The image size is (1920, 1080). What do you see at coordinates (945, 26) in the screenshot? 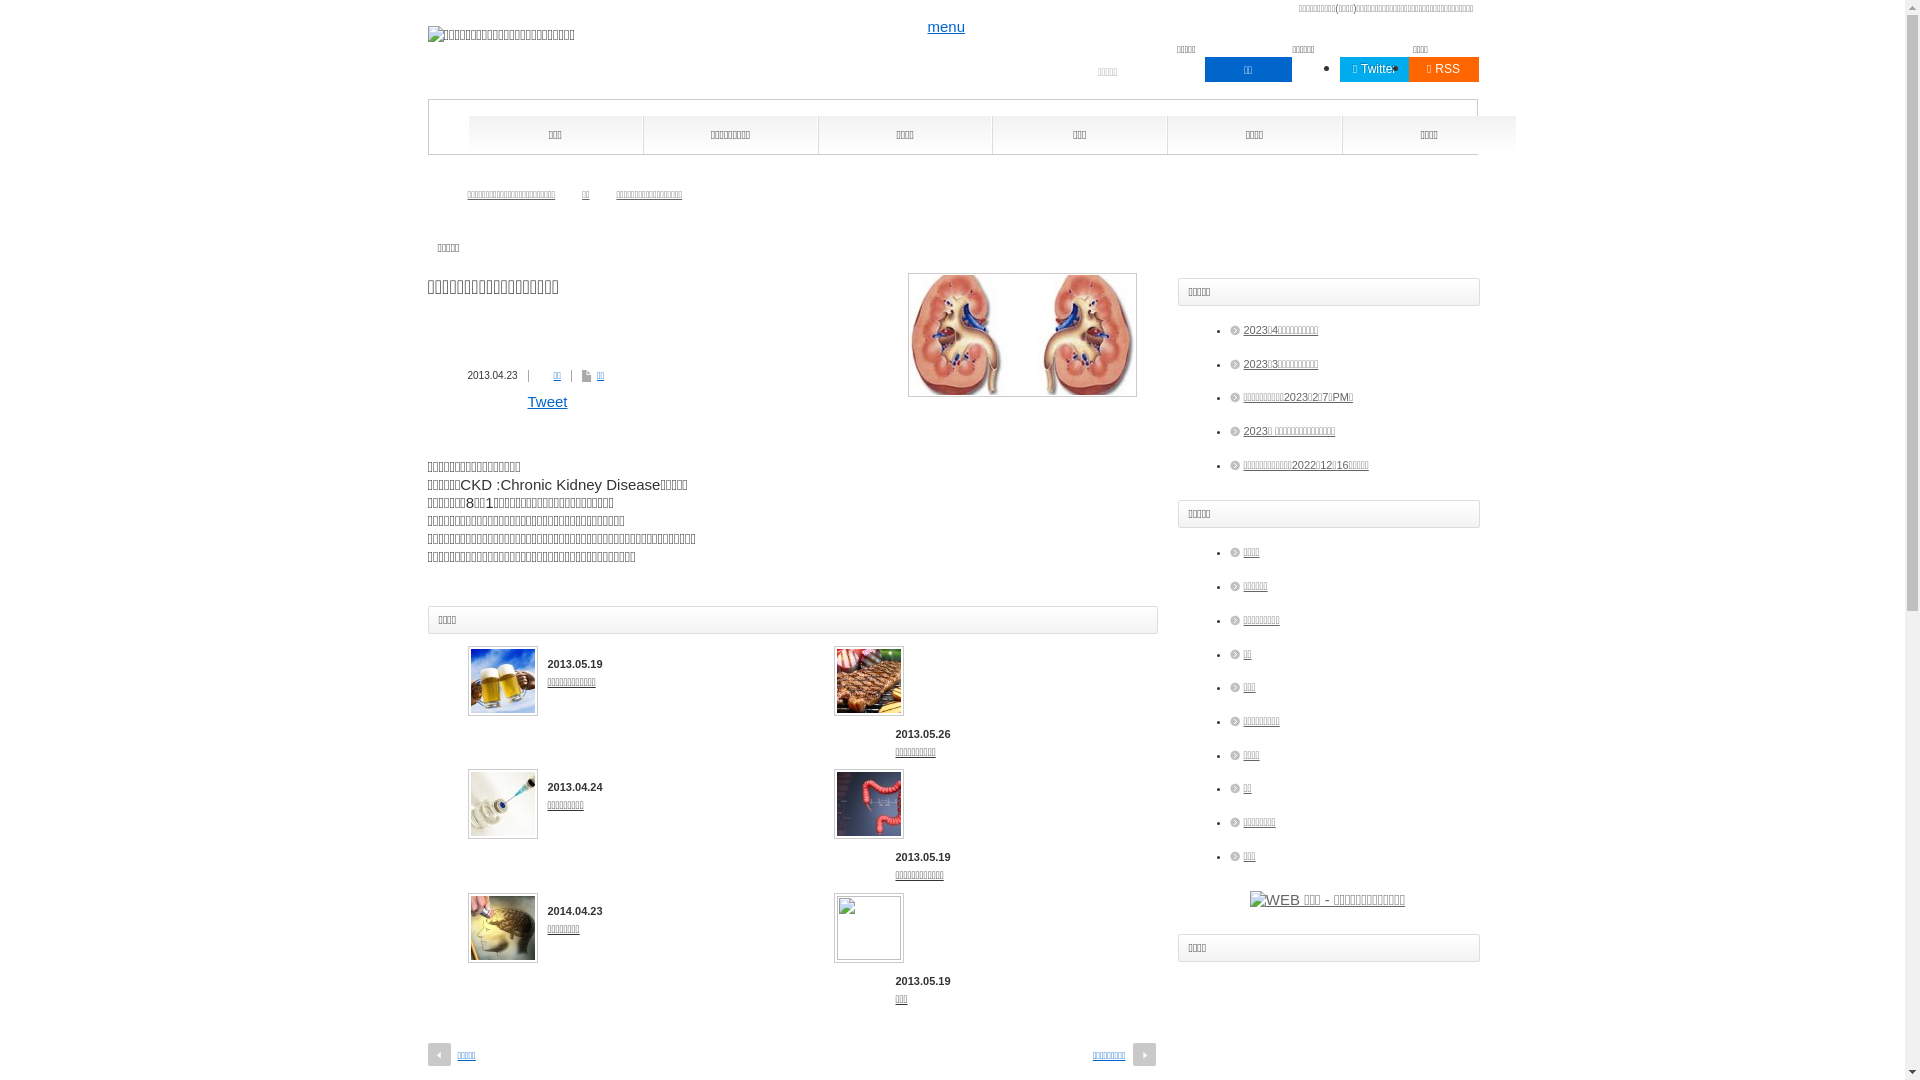
I see `'menu'` at bounding box center [945, 26].